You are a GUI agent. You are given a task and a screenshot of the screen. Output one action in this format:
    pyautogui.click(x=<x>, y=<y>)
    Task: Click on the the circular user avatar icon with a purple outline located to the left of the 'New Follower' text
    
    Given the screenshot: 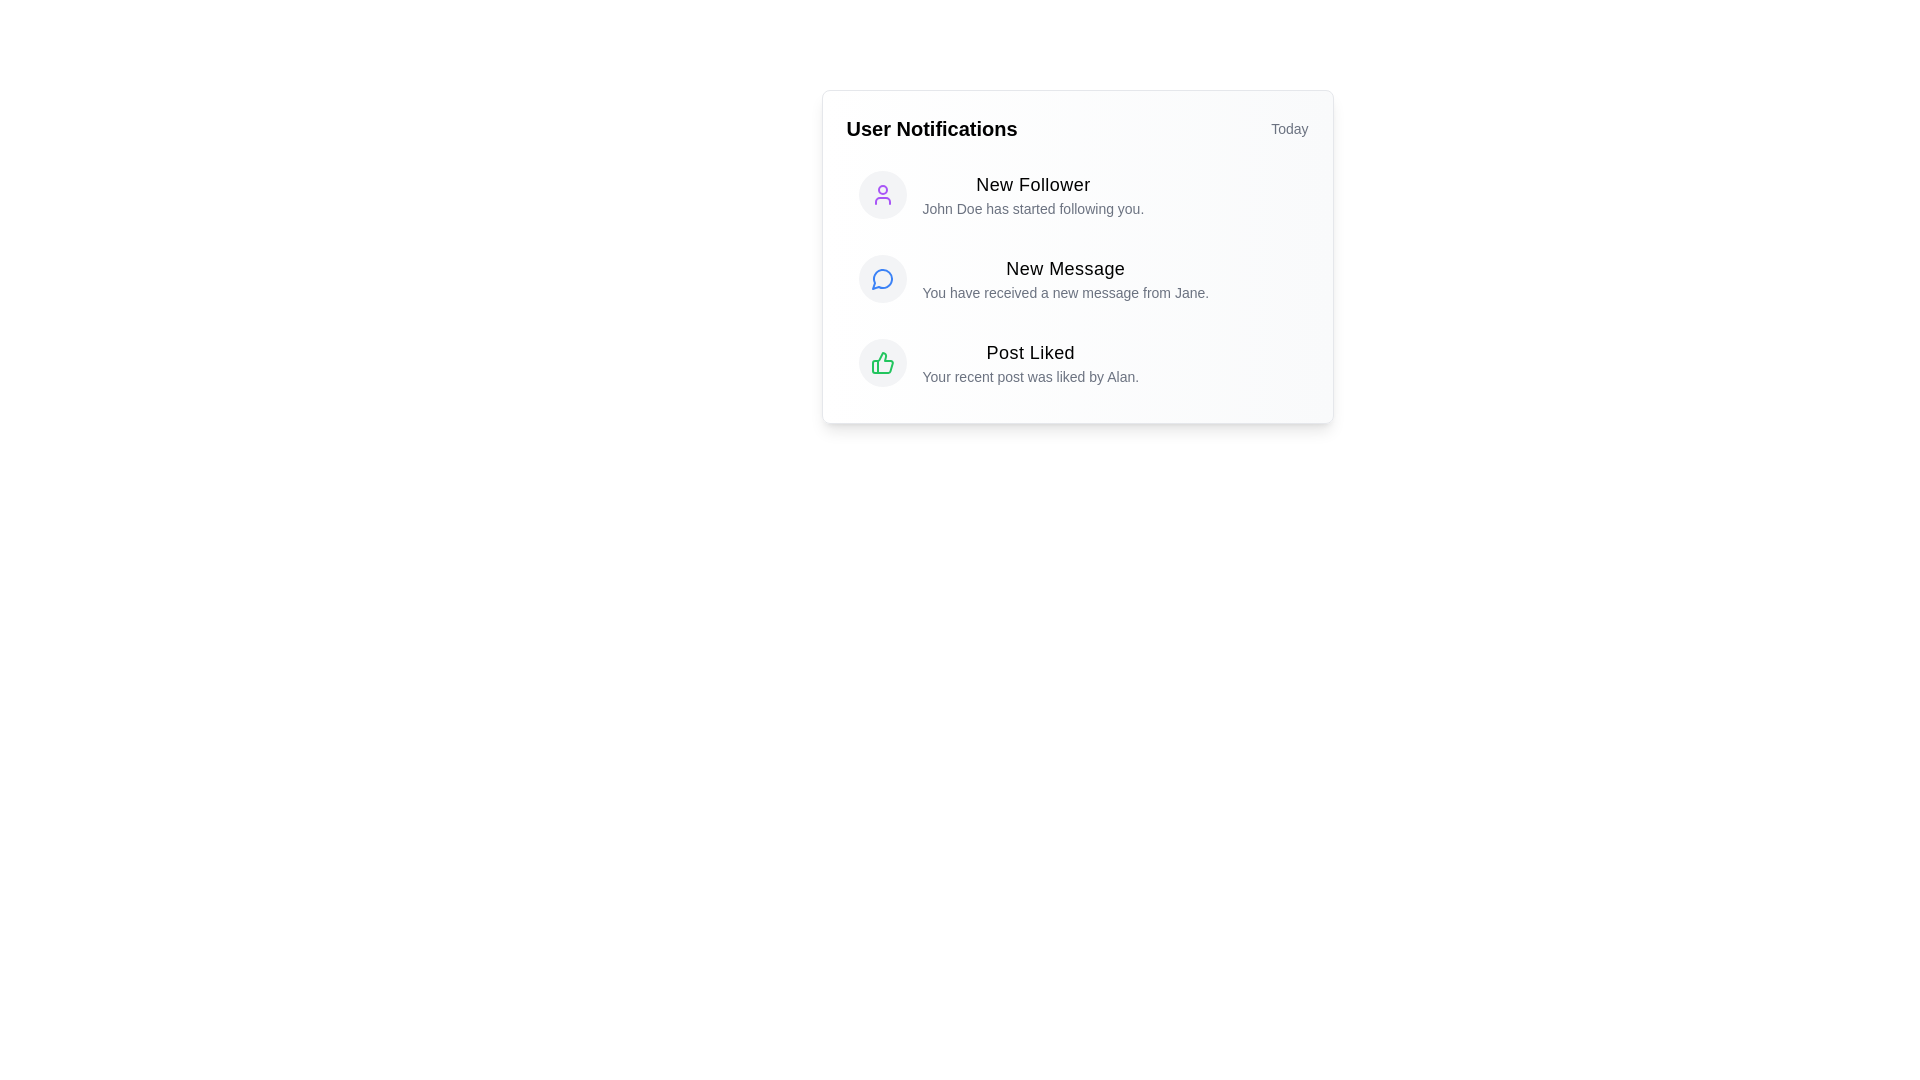 What is the action you would take?
    pyautogui.click(x=881, y=195)
    